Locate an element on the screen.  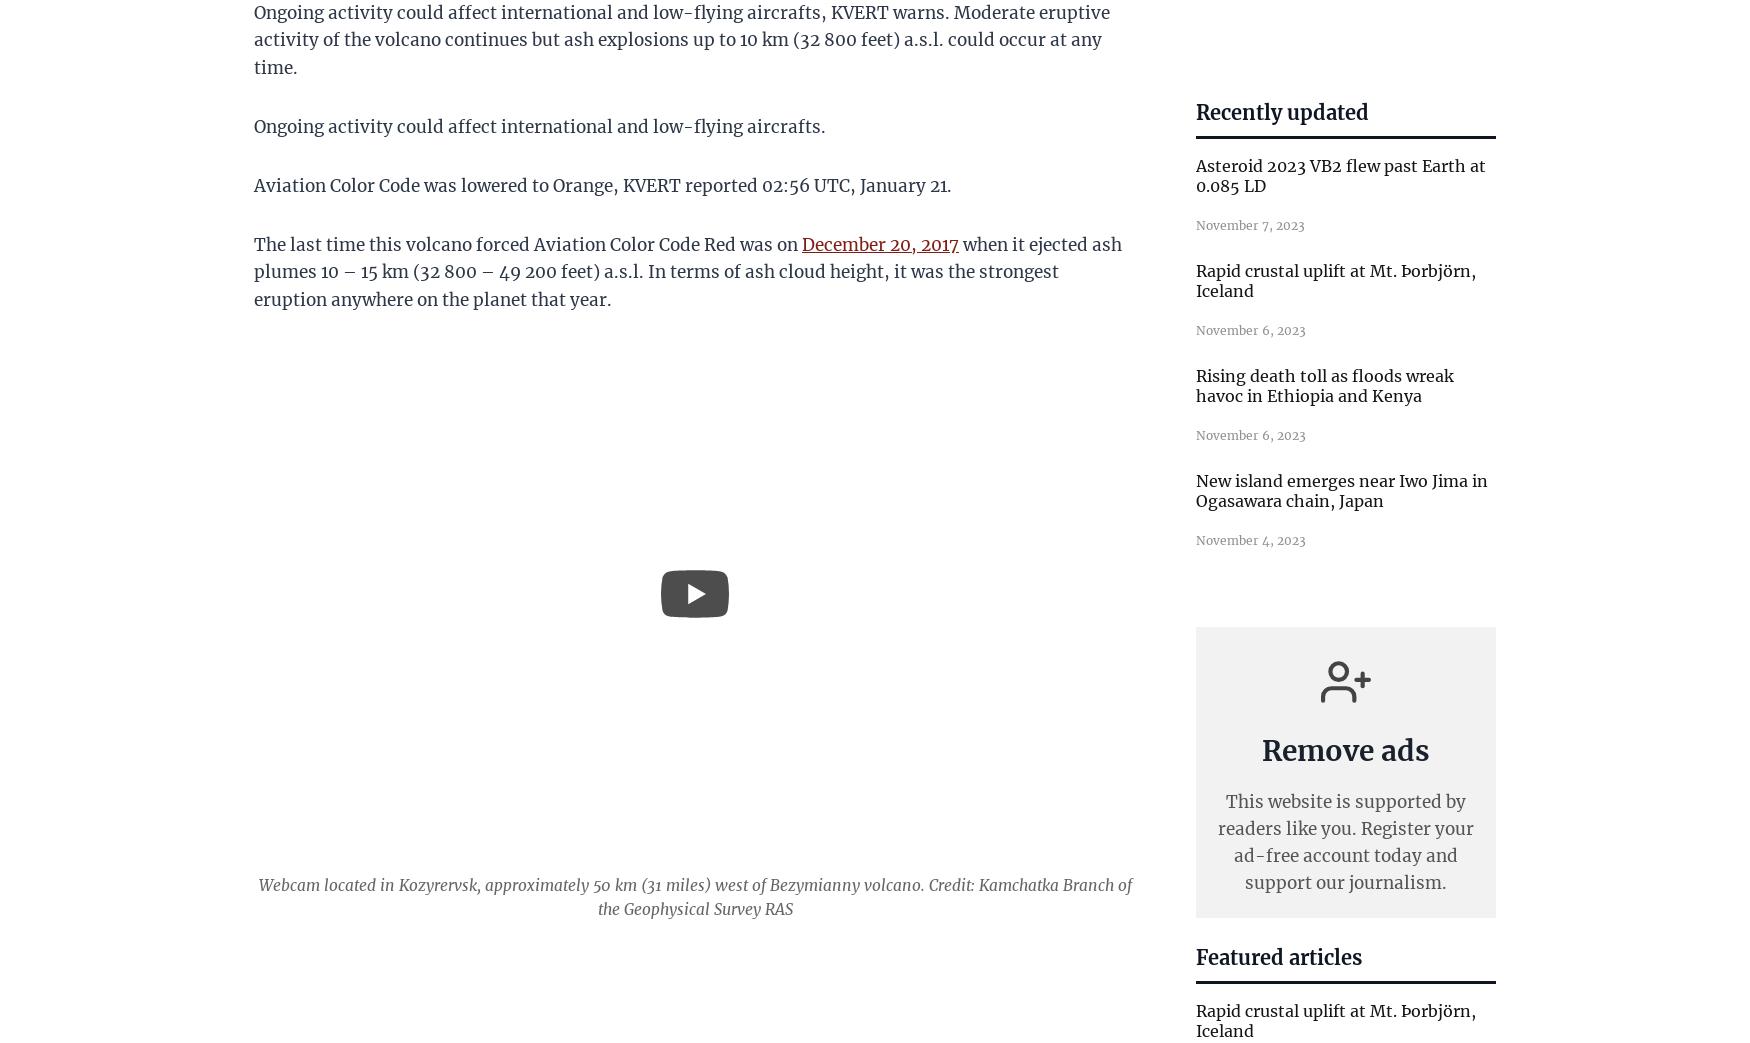
'Rising death toll as floods wreak havoc in Ethiopia and Kenya' is located at coordinates (1324, 384).